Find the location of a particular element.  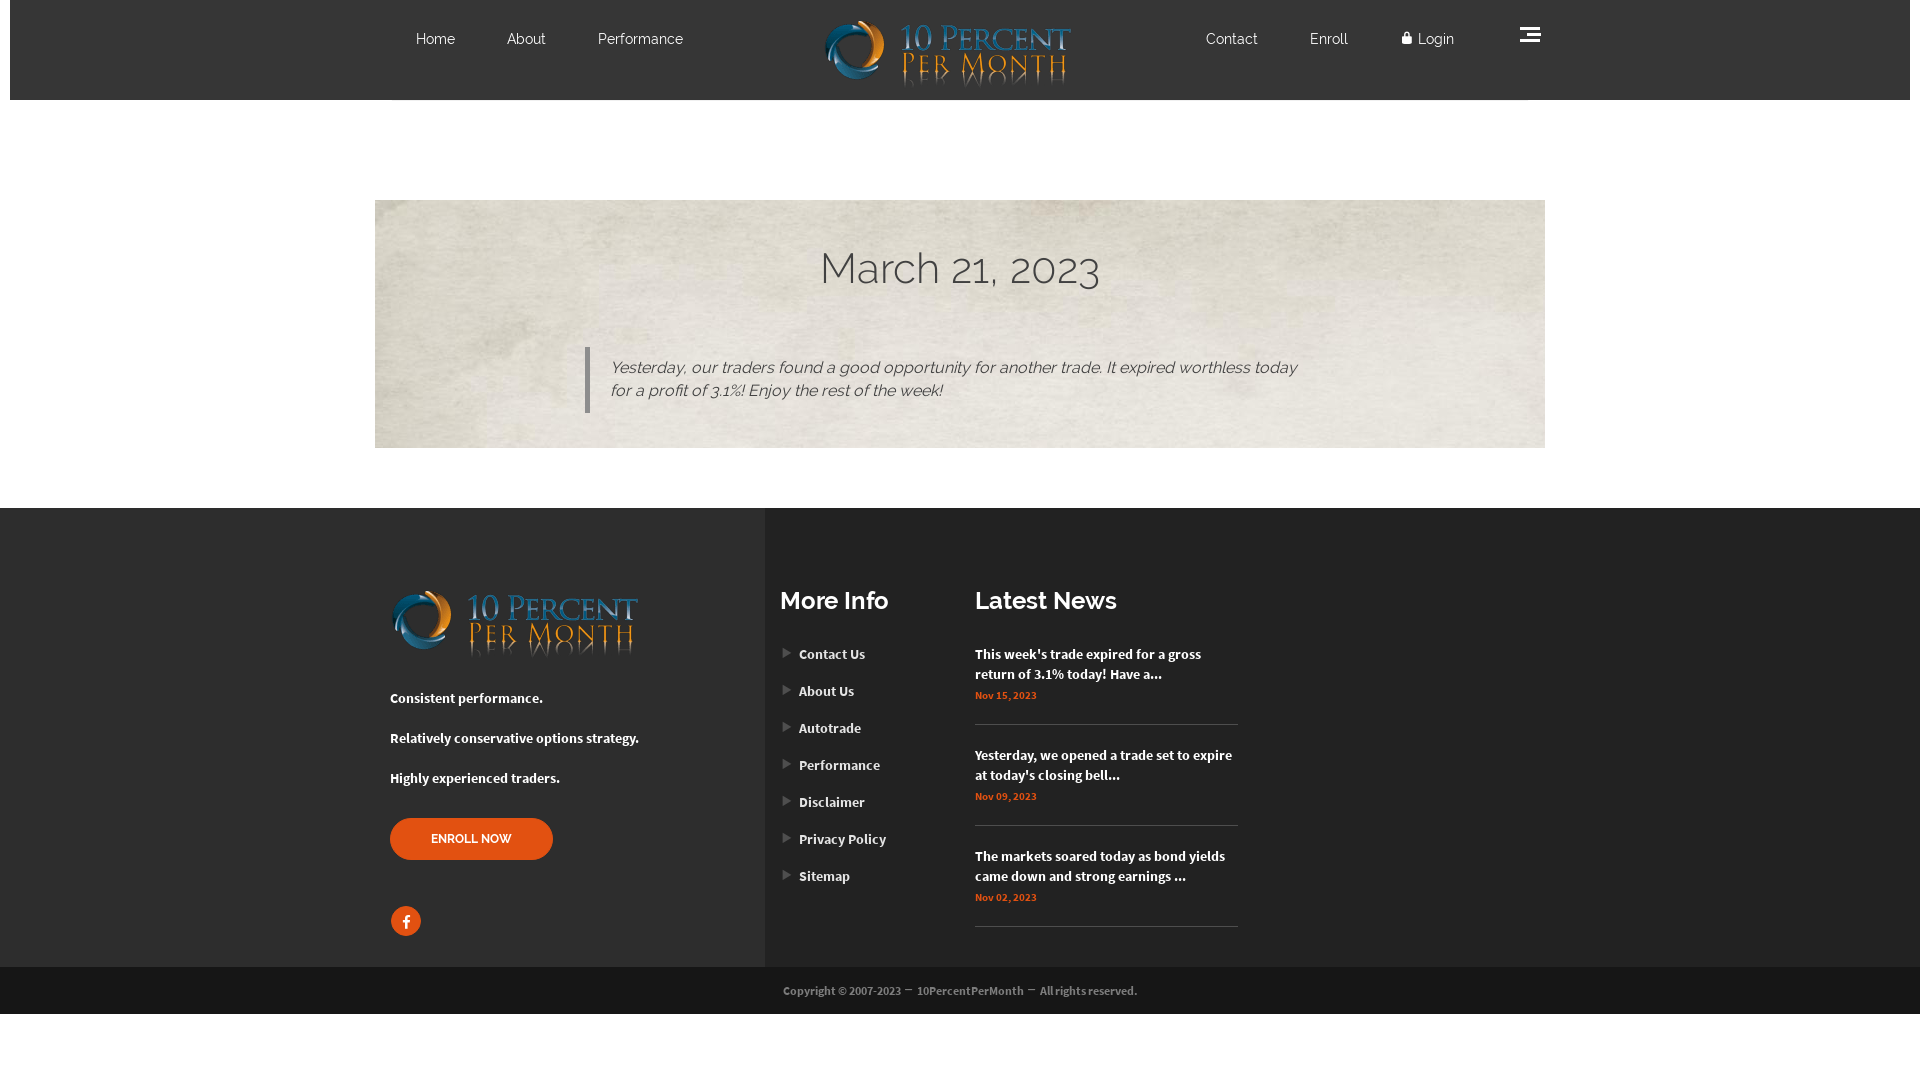

'ENROLL NOW' is located at coordinates (470, 839).